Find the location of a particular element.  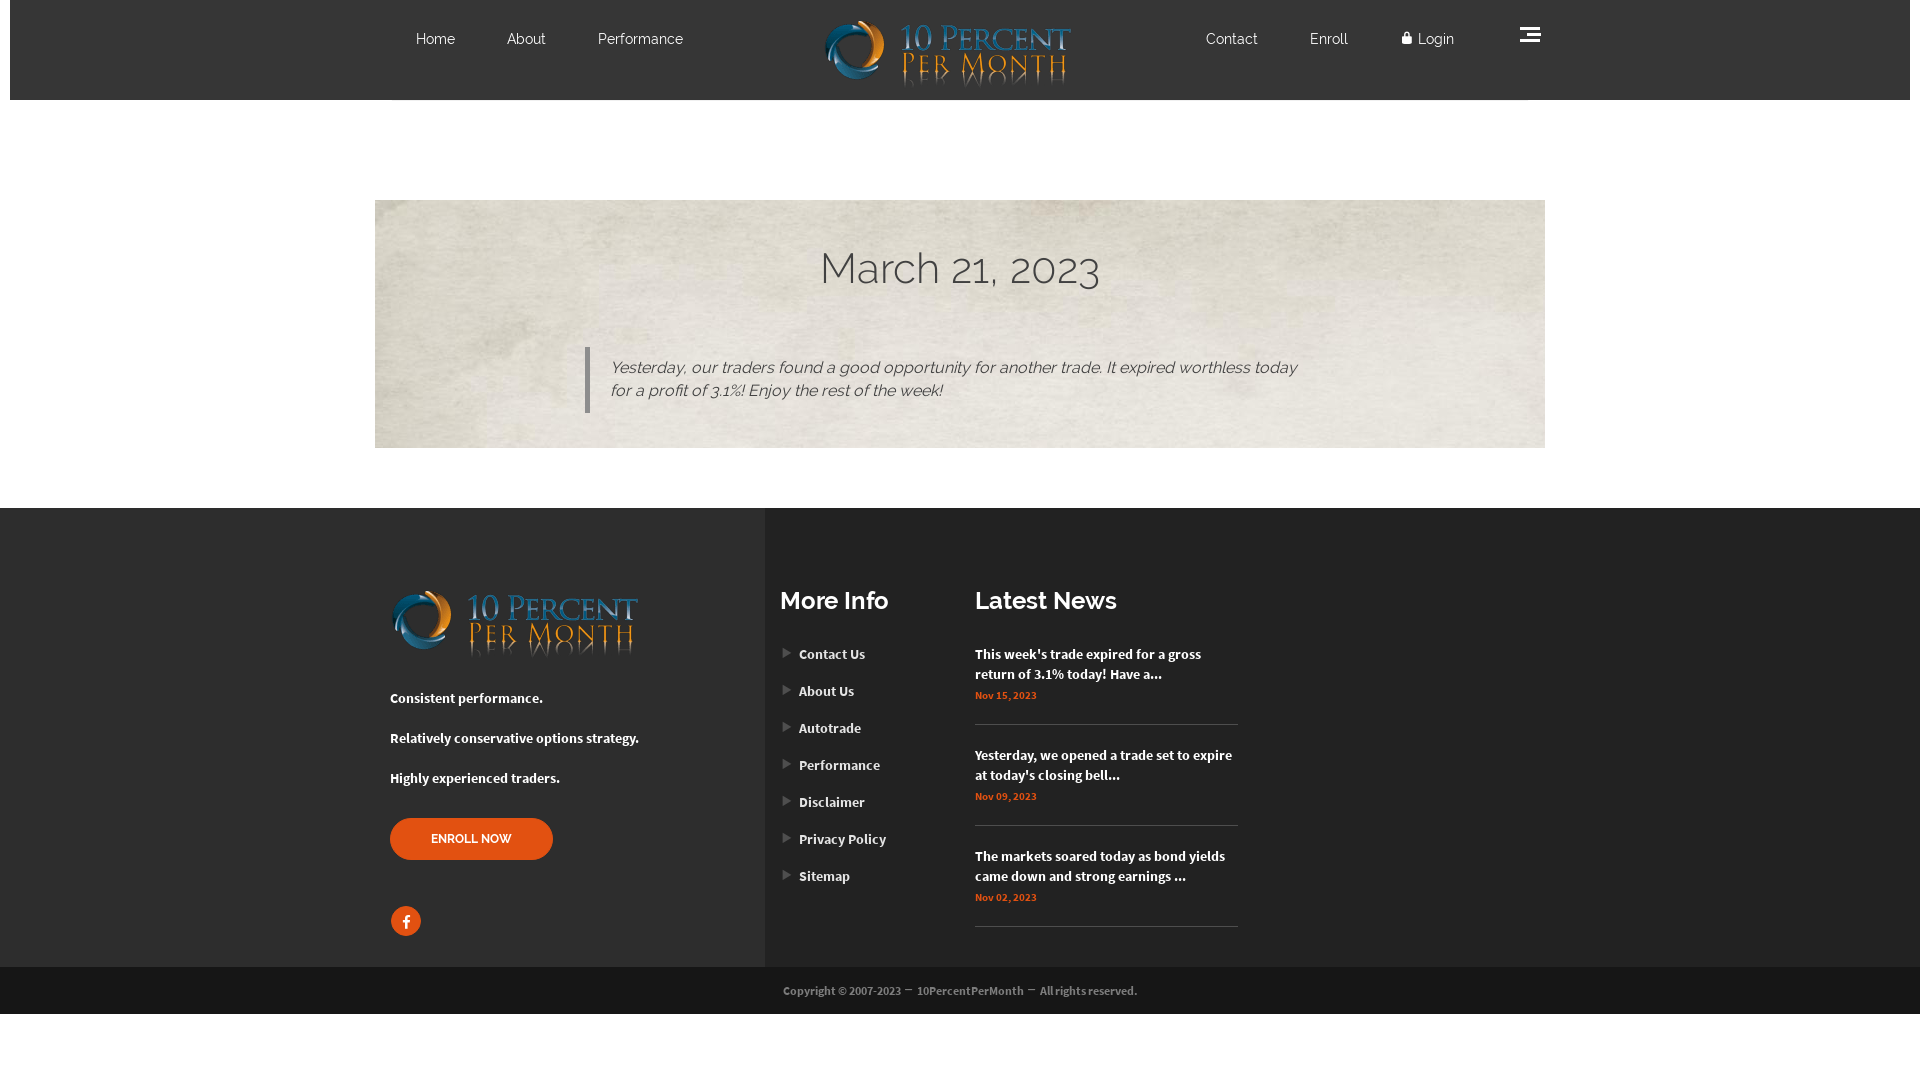

'ENROLL NOW' is located at coordinates (470, 839).